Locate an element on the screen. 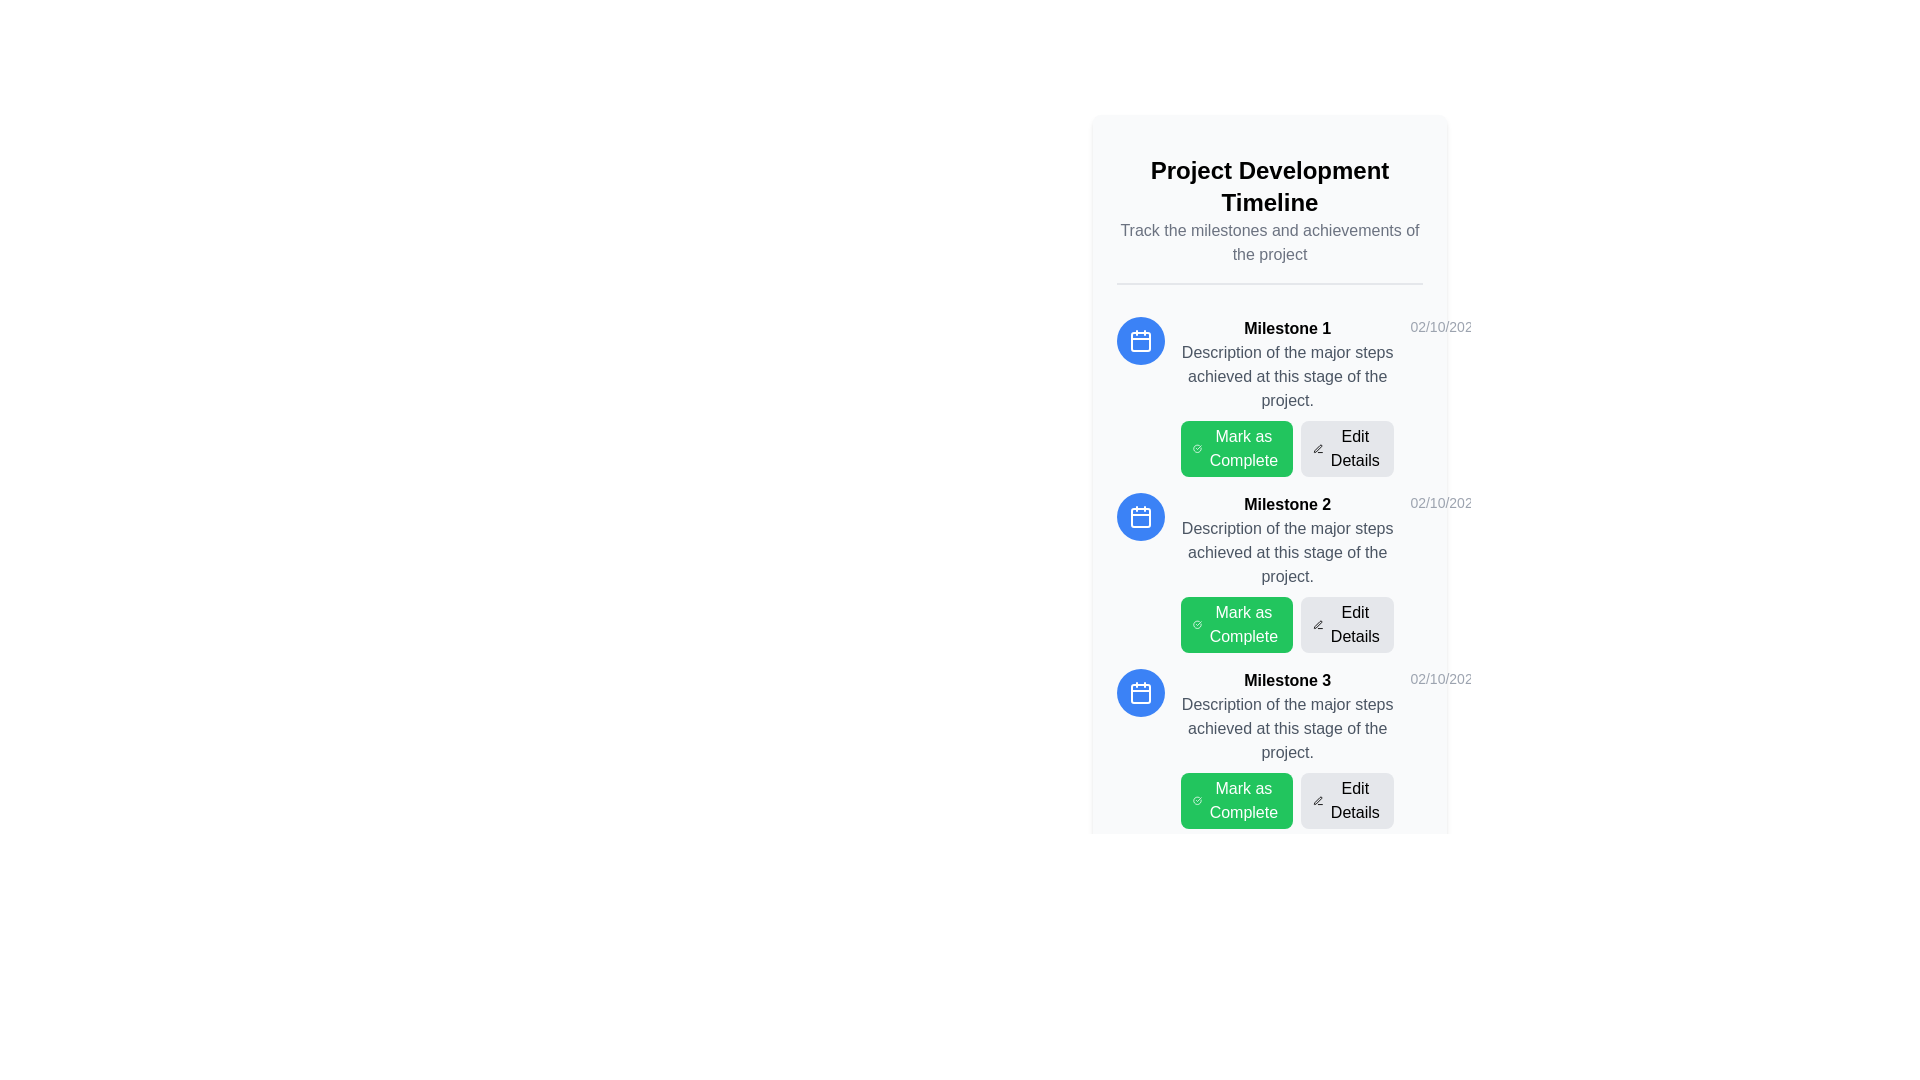  details of the first milestone titled 'Milestone 1', which includes a bold header, a descriptive paragraph, and action buttons below it is located at coordinates (1287, 397).